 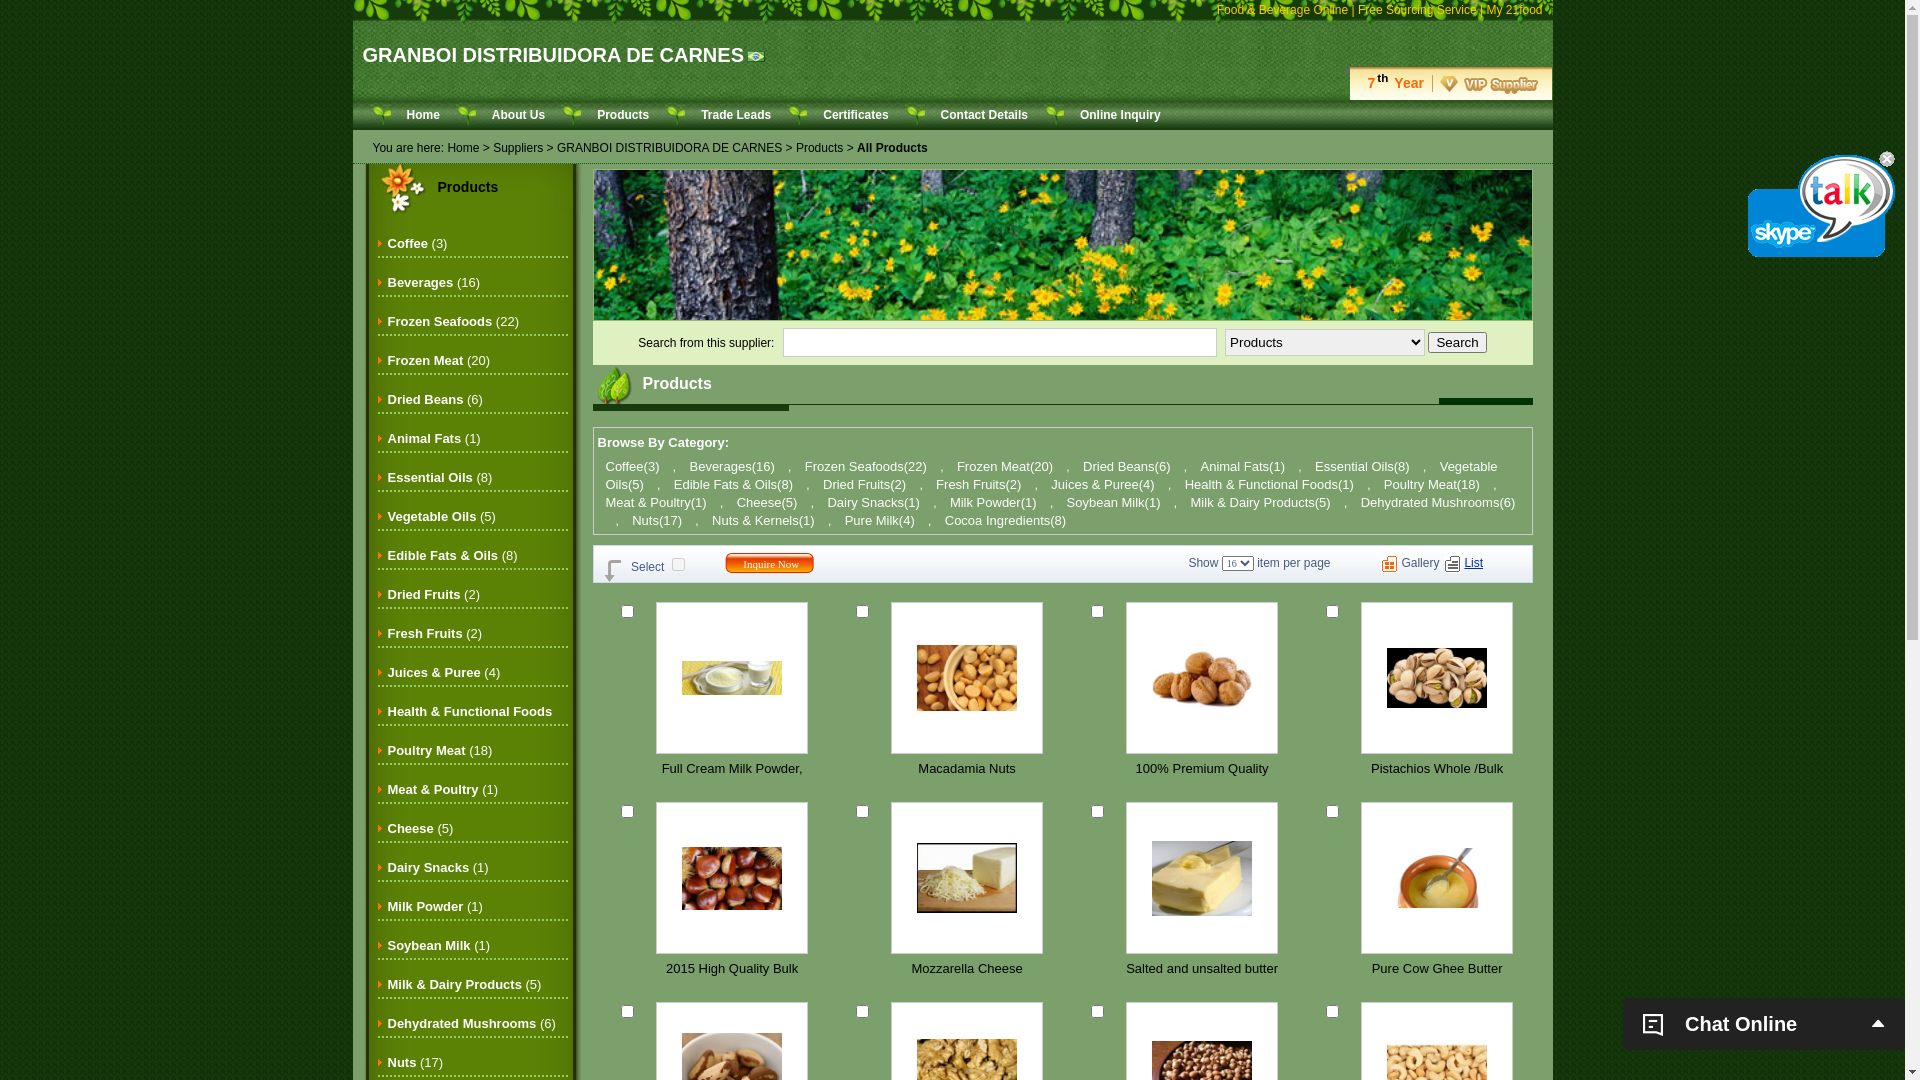 What do you see at coordinates (864, 484) in the screenshot?
I see `'Dried Fruits(2)'` at bounding box center [864, 484].